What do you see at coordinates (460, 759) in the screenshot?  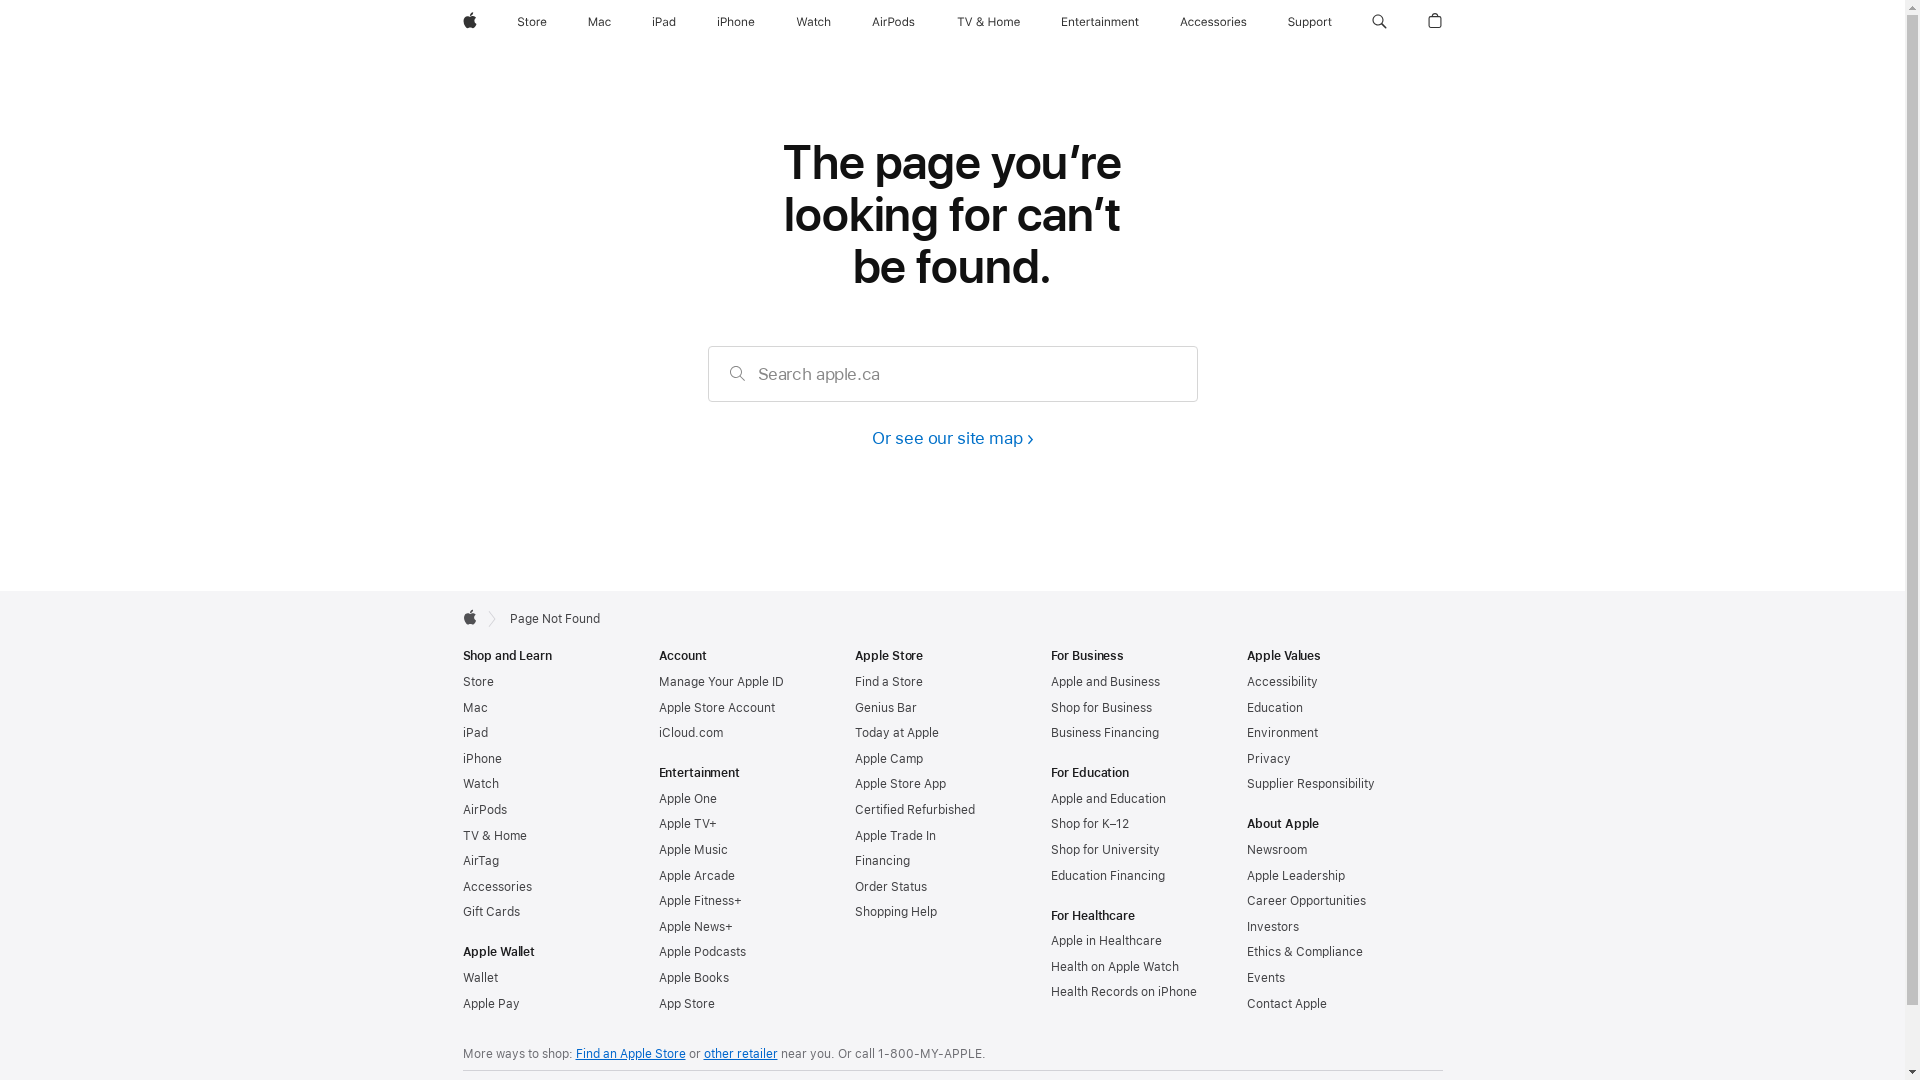 I see `'iPhone'` at bounding box center [460, 759].